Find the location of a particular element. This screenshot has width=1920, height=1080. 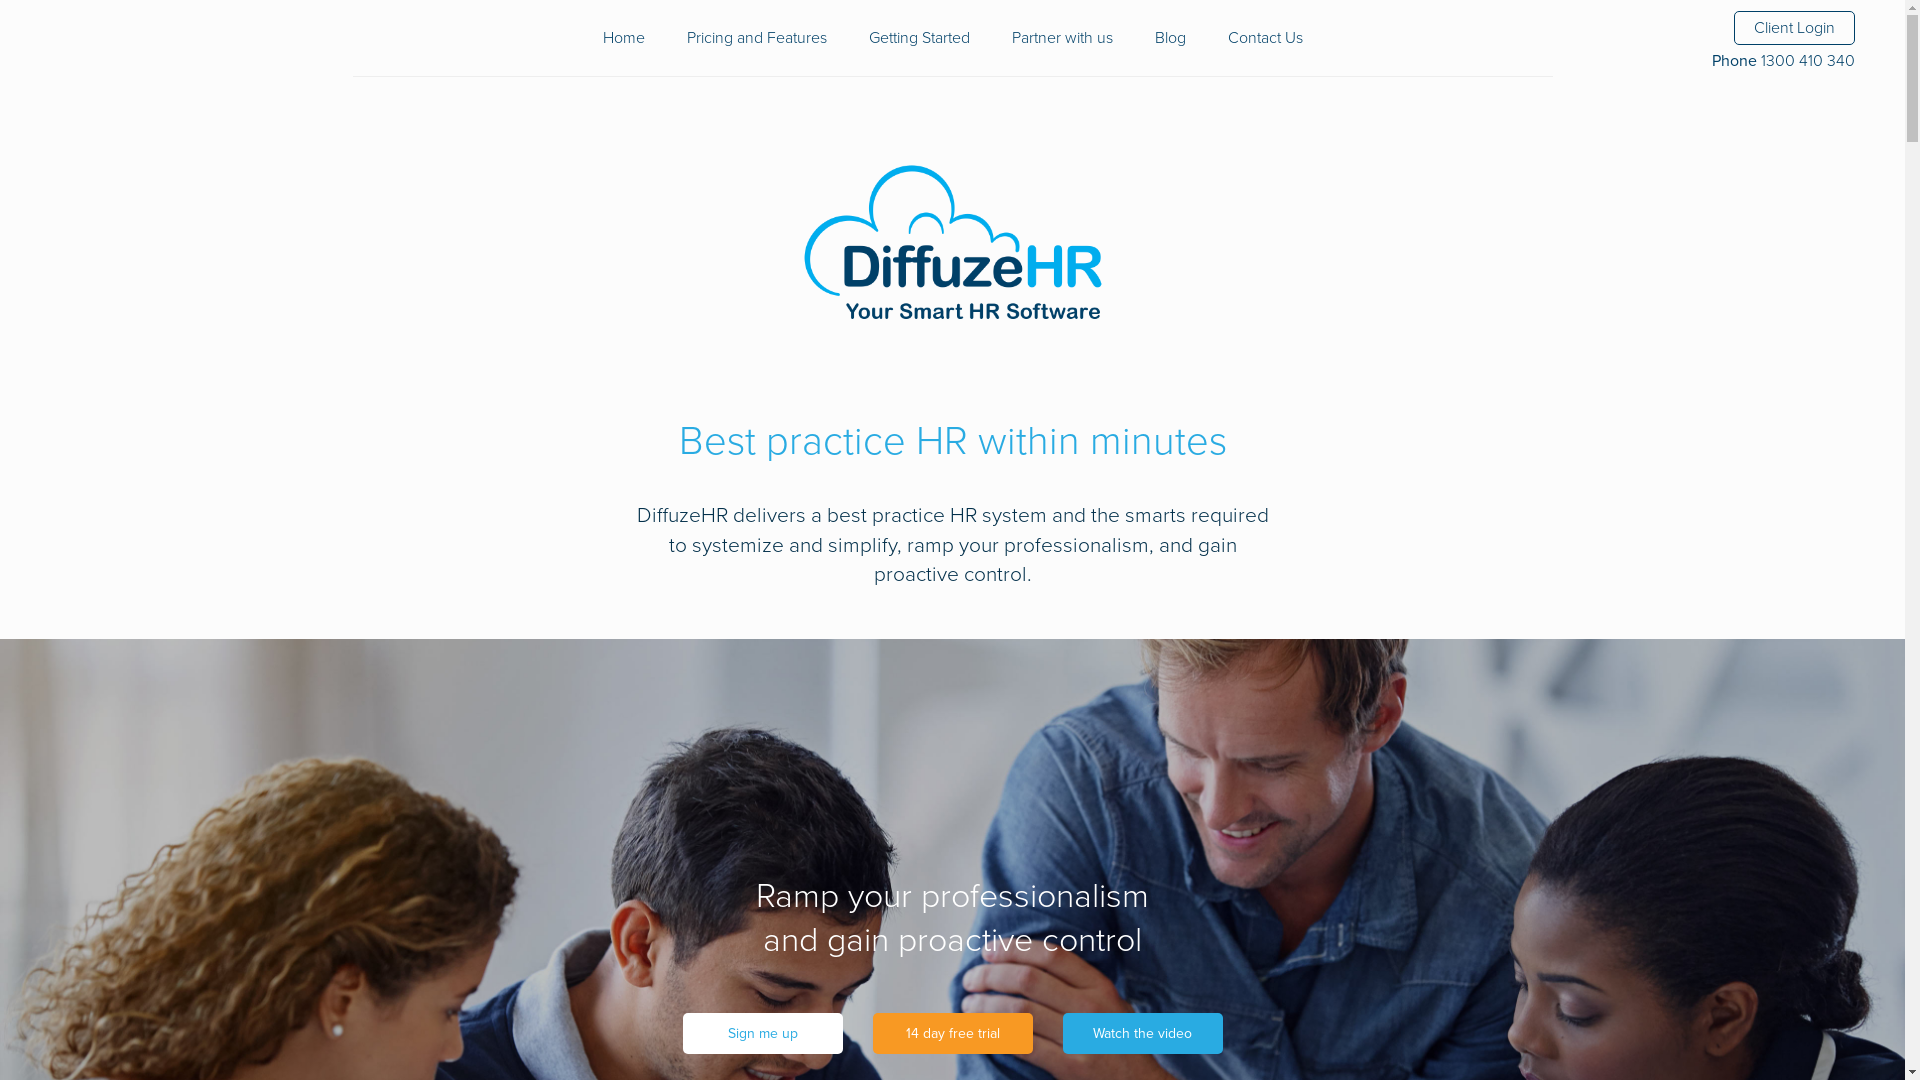

'Contact Us' is located at coordinates (1264, 38).